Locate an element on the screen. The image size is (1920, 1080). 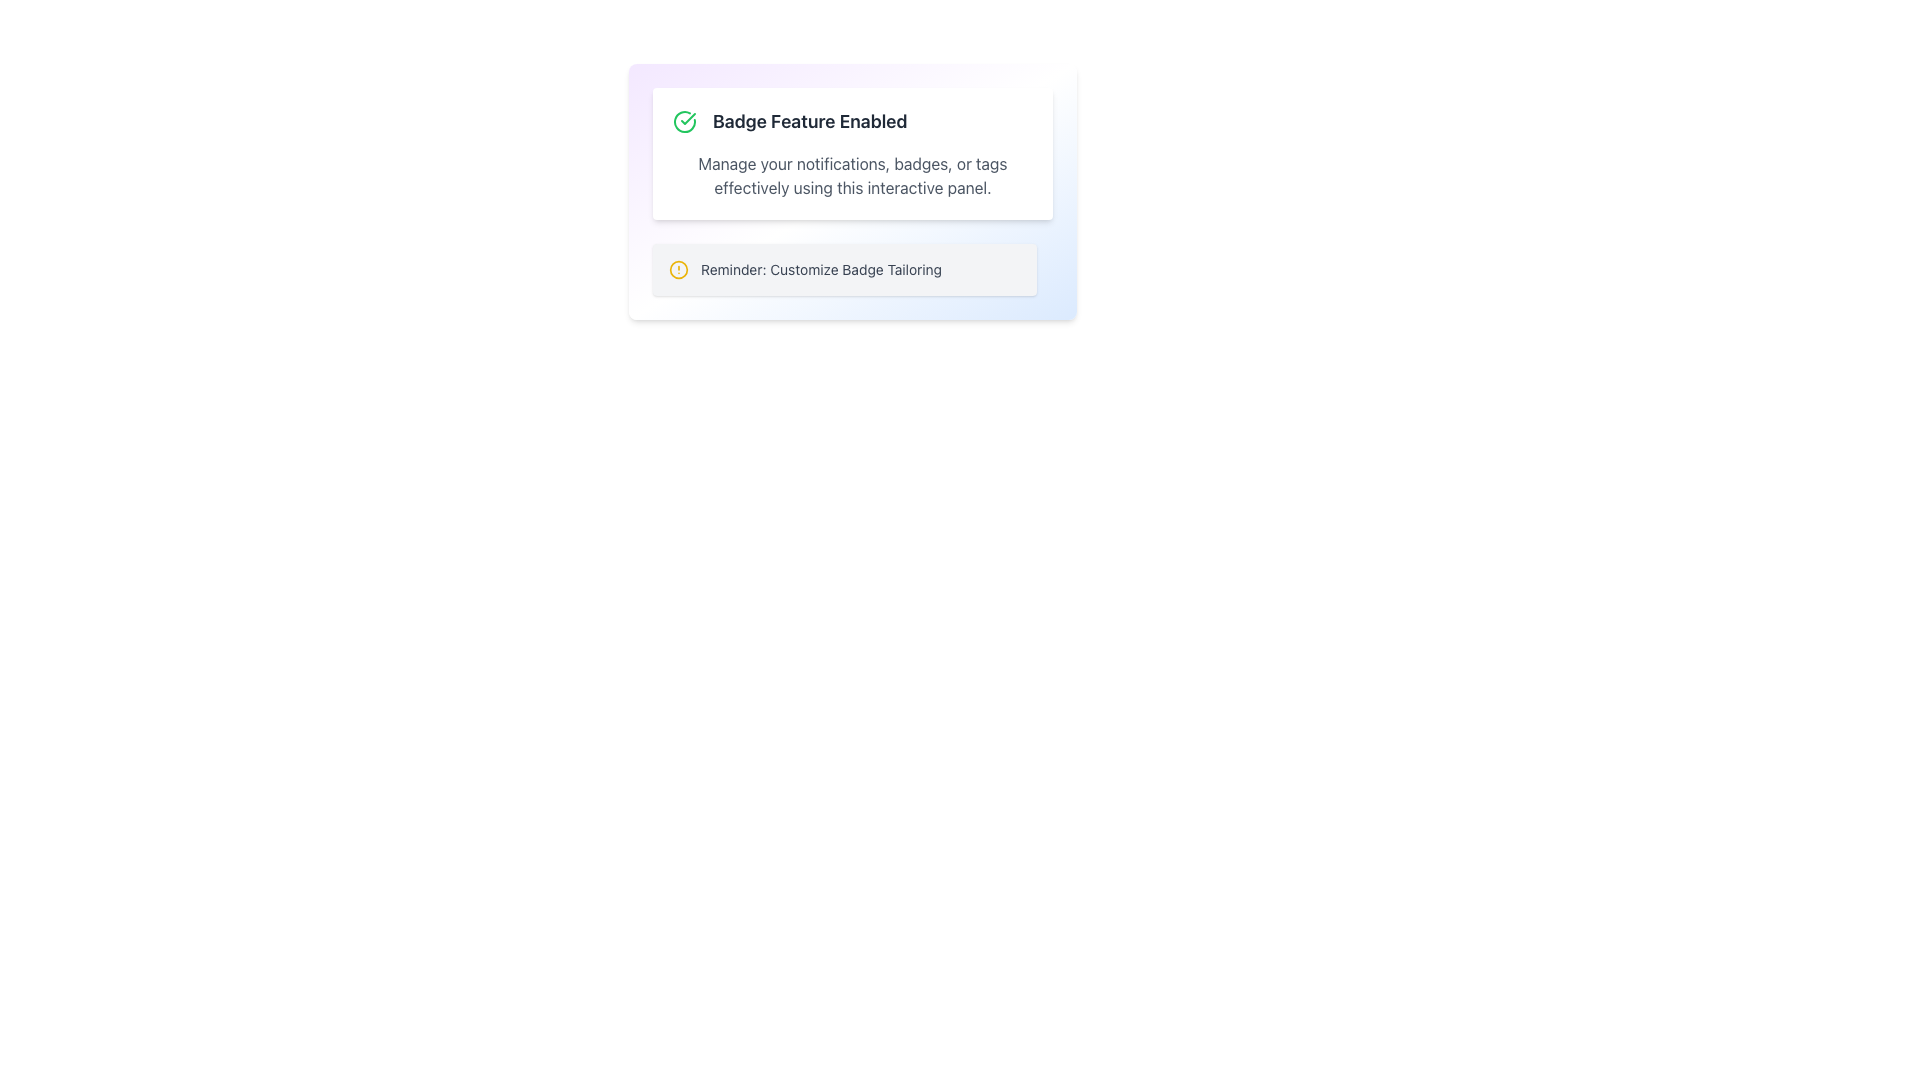
the text block that describes how to manage notifications, badges, or tags effectively, located below the title 'Badge Feature Enabled' is located at coordinates (853, 175).